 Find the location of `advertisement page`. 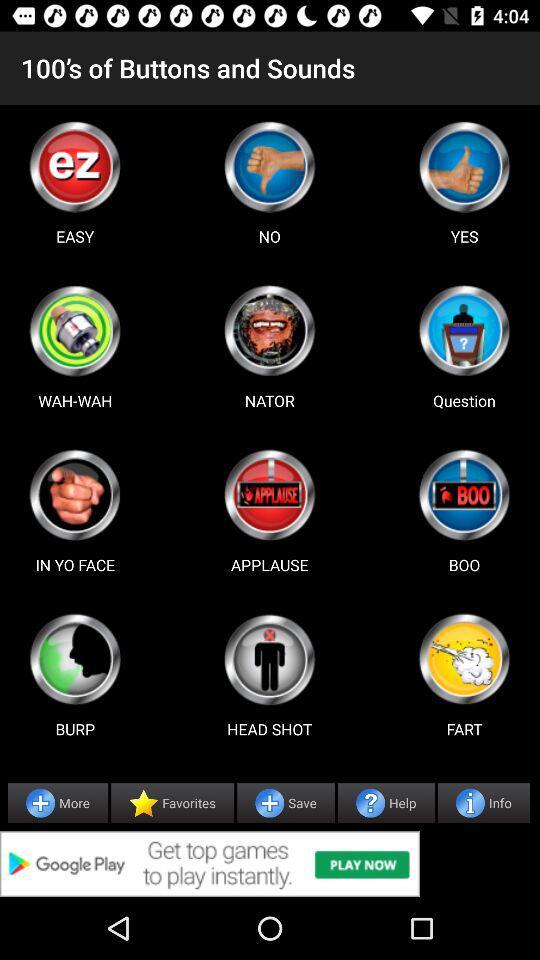

advertisement page is located at coordinates (464, 330).